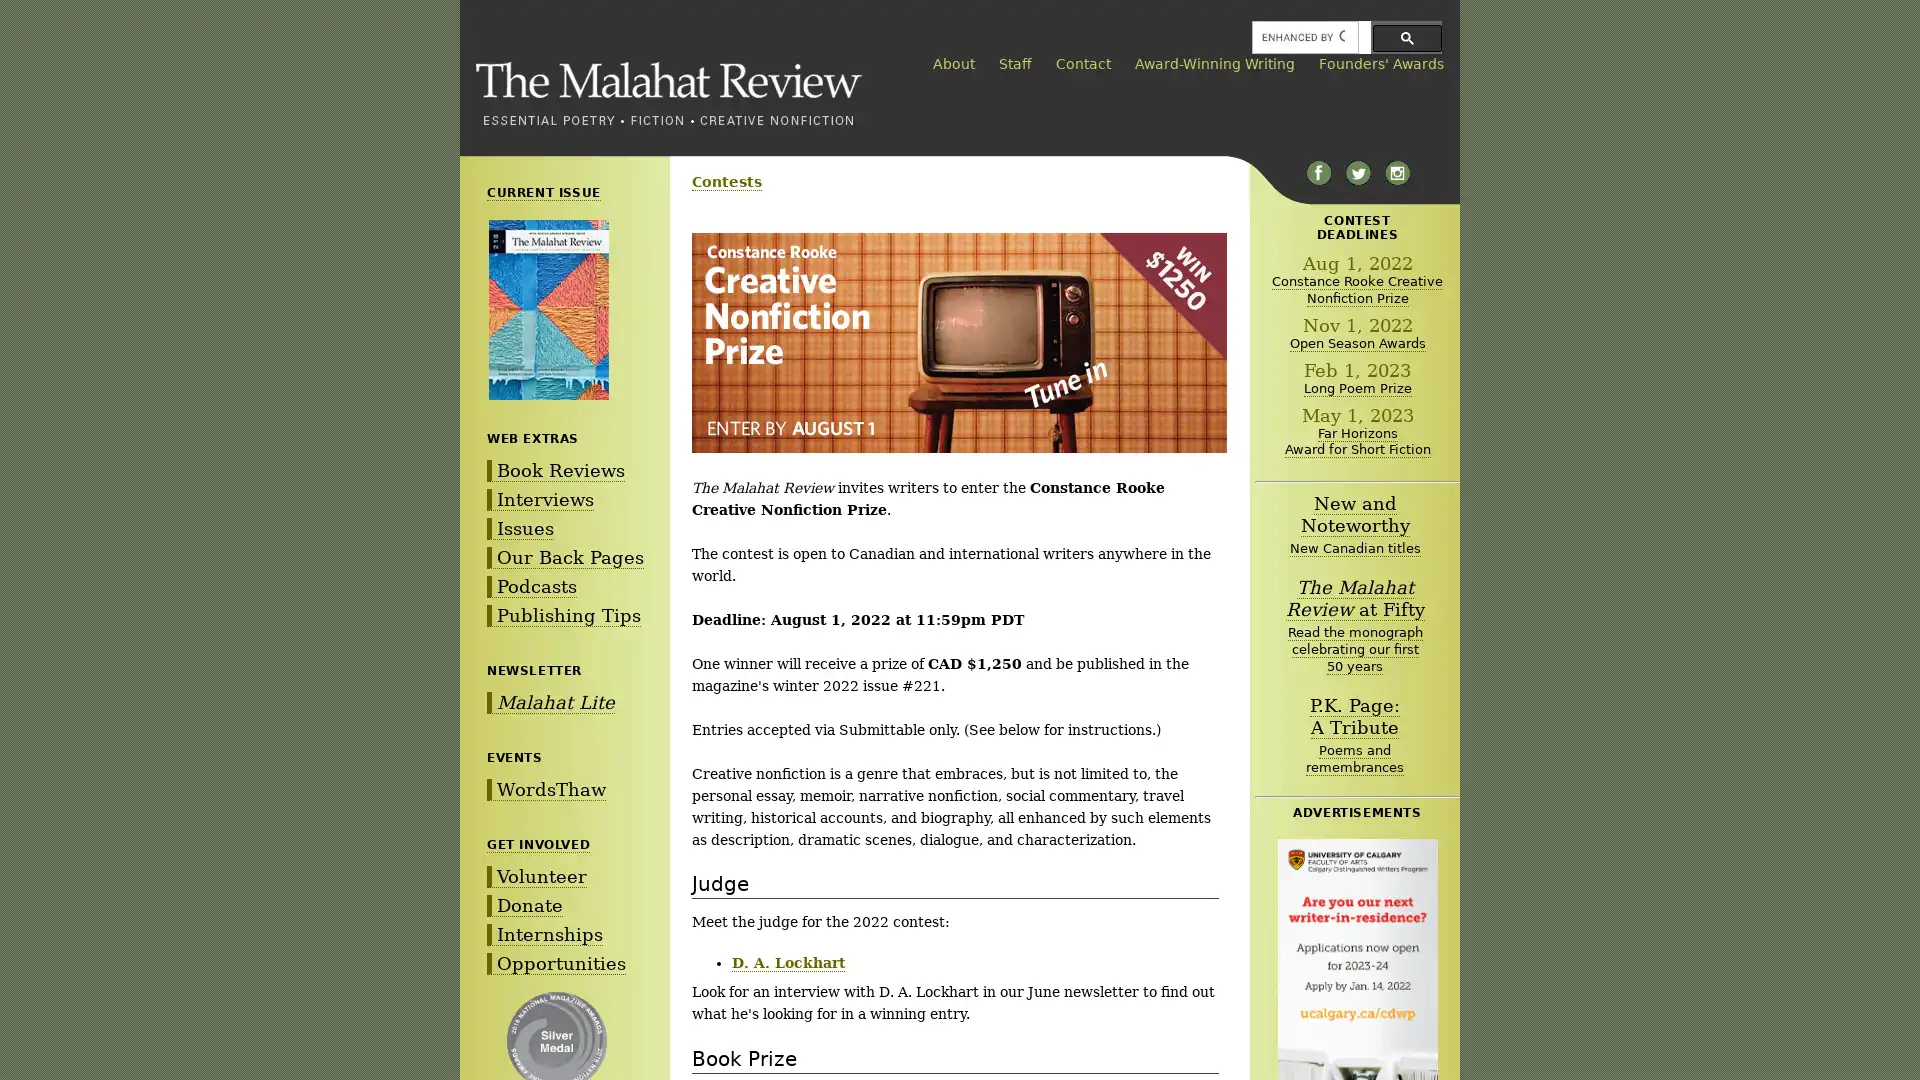 Image resolution: width=1920 pixels, height=1080 pixels. I want to click on search, so click(1406, 37).